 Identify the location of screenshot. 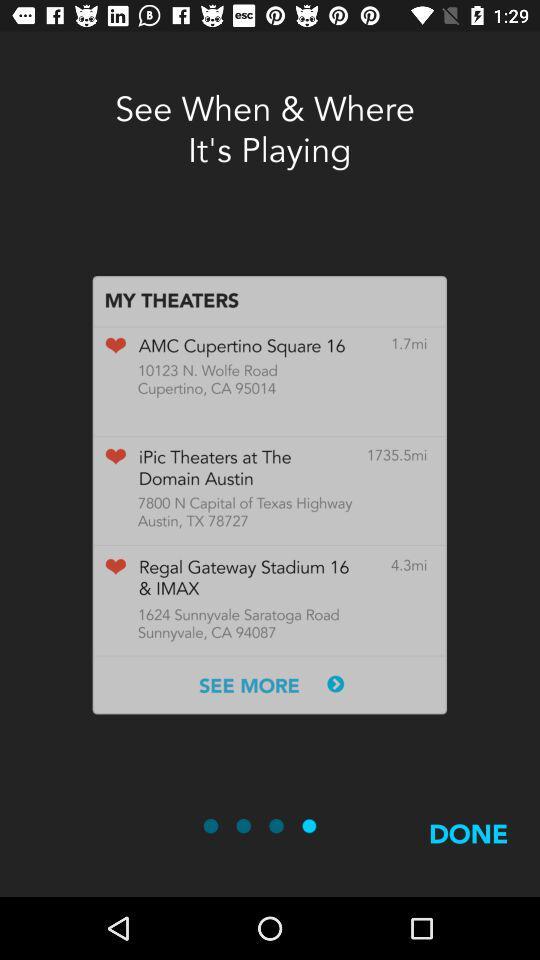
(269, 494).